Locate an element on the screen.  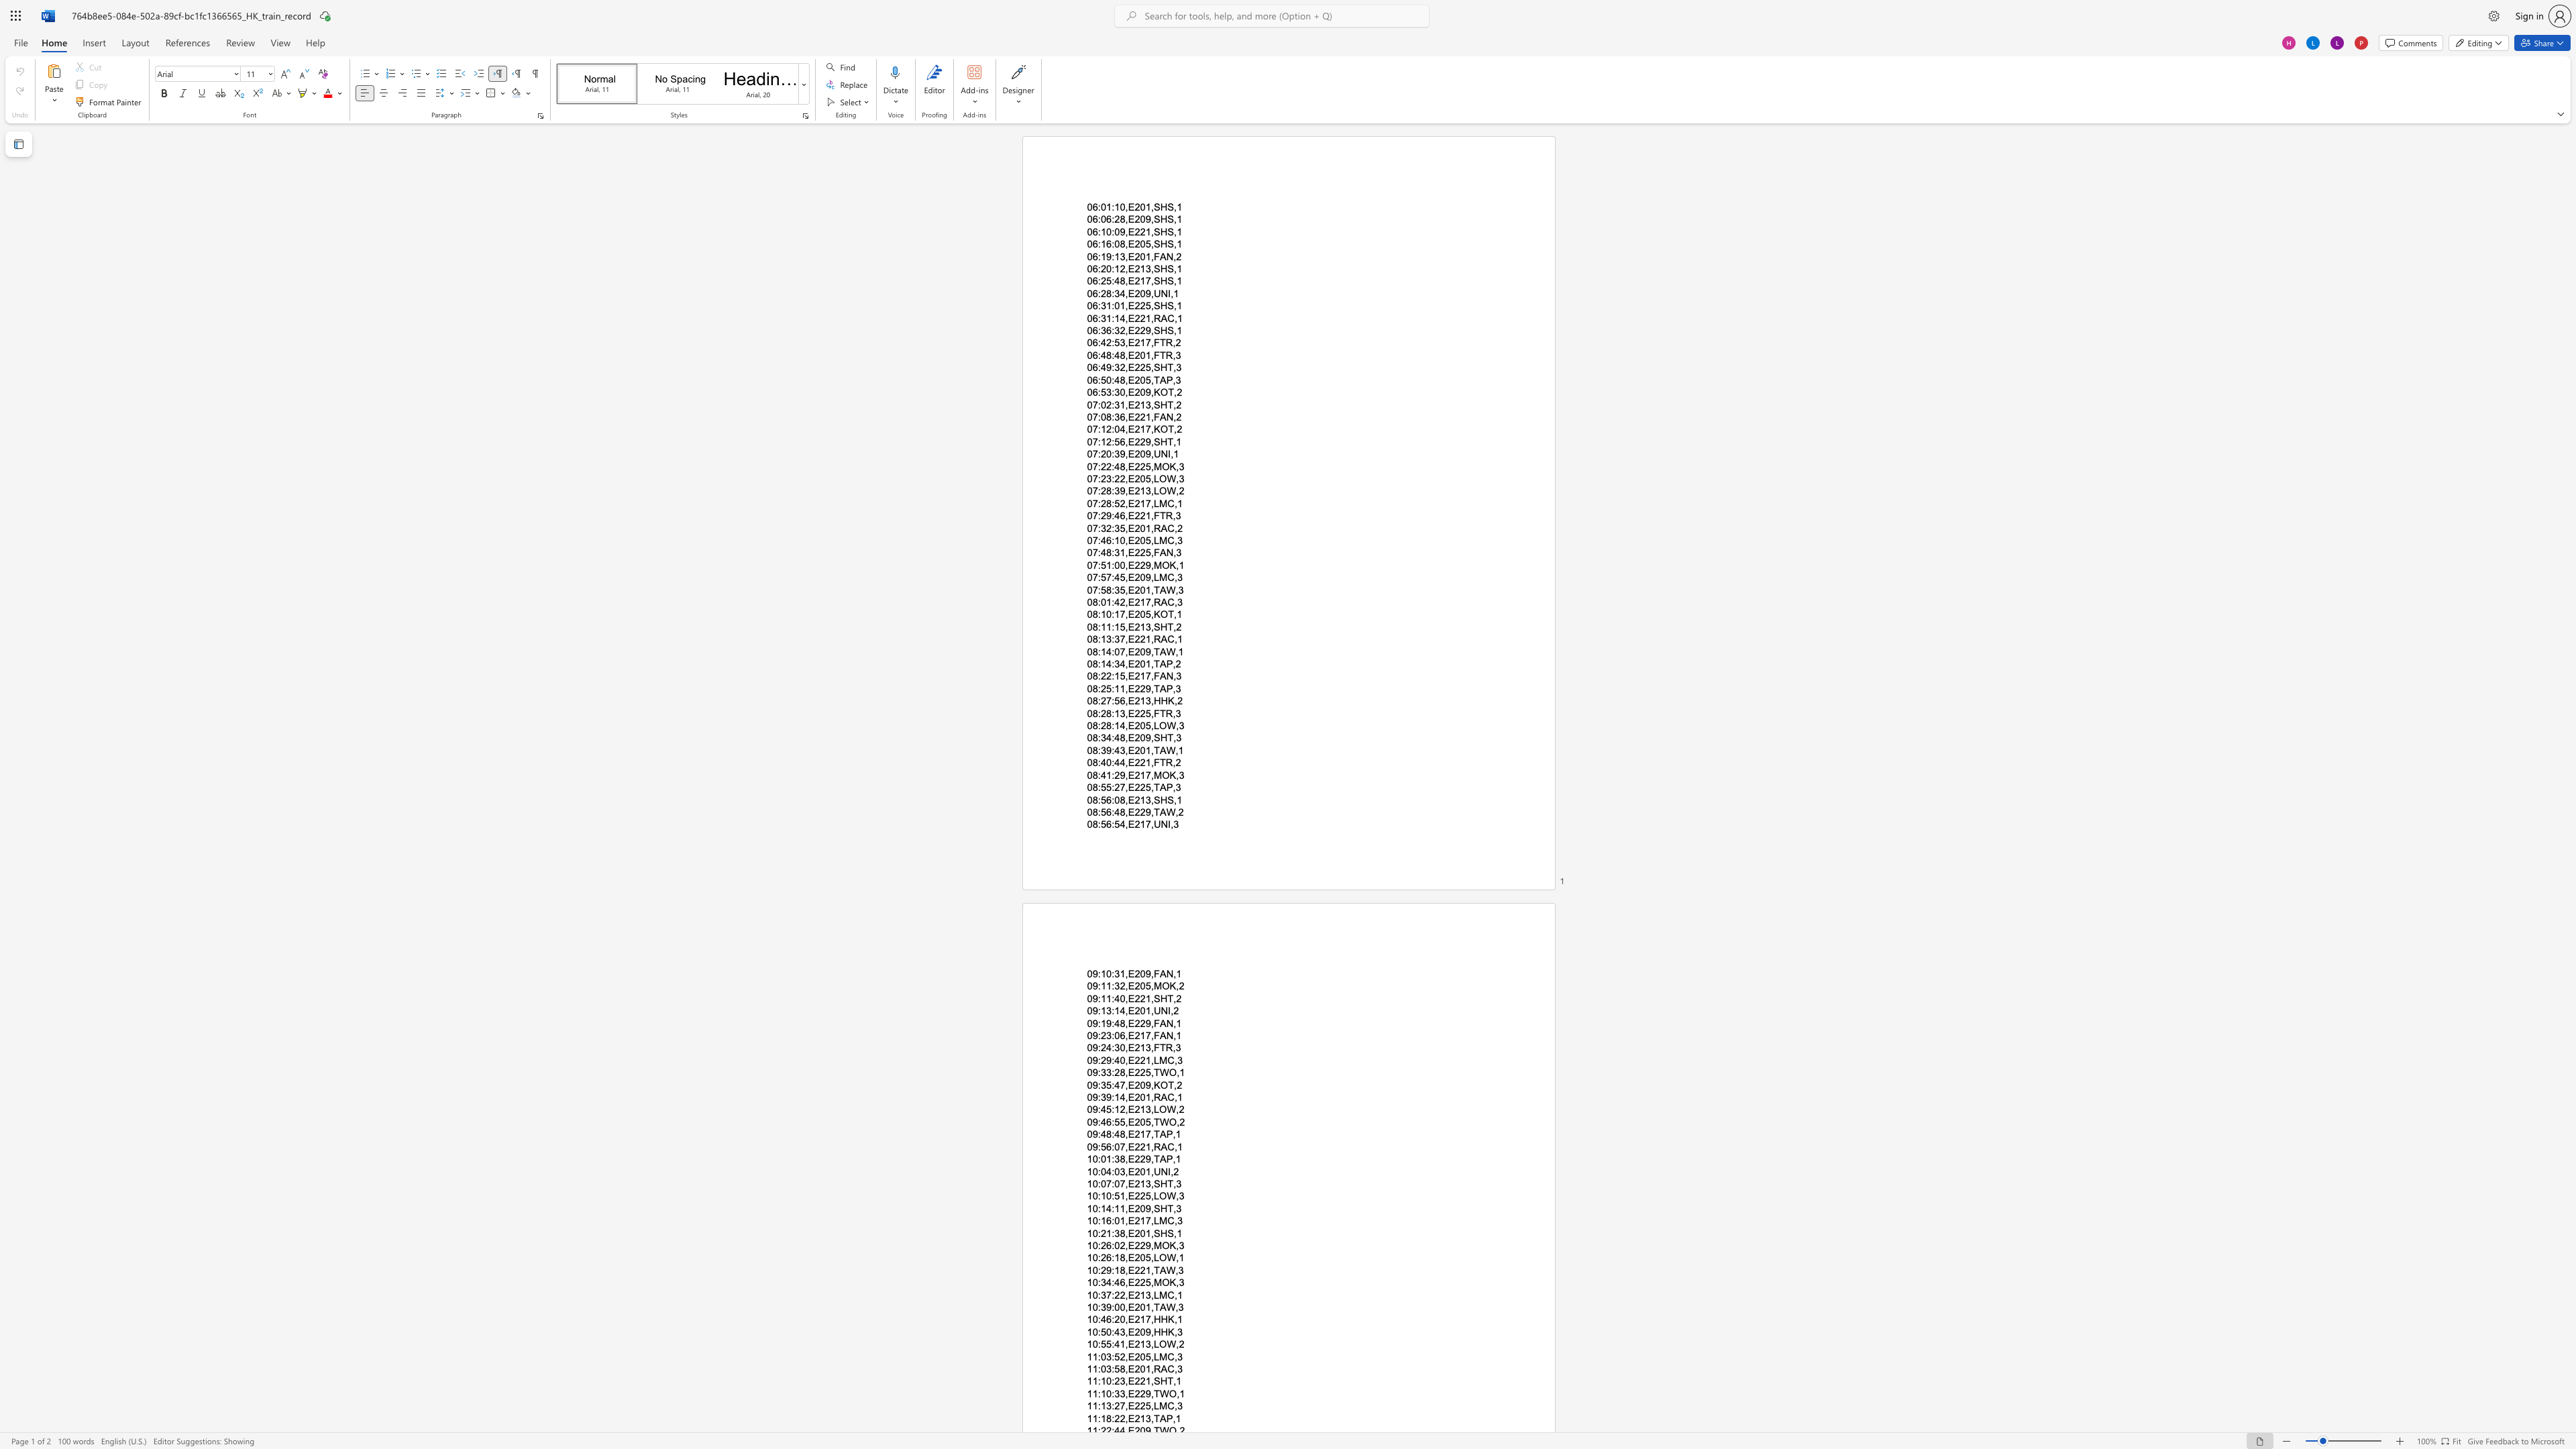
the subset text "1,FT" within the text "07:29:46,E221,FTR,3" is located at coordinates (1144, 515).